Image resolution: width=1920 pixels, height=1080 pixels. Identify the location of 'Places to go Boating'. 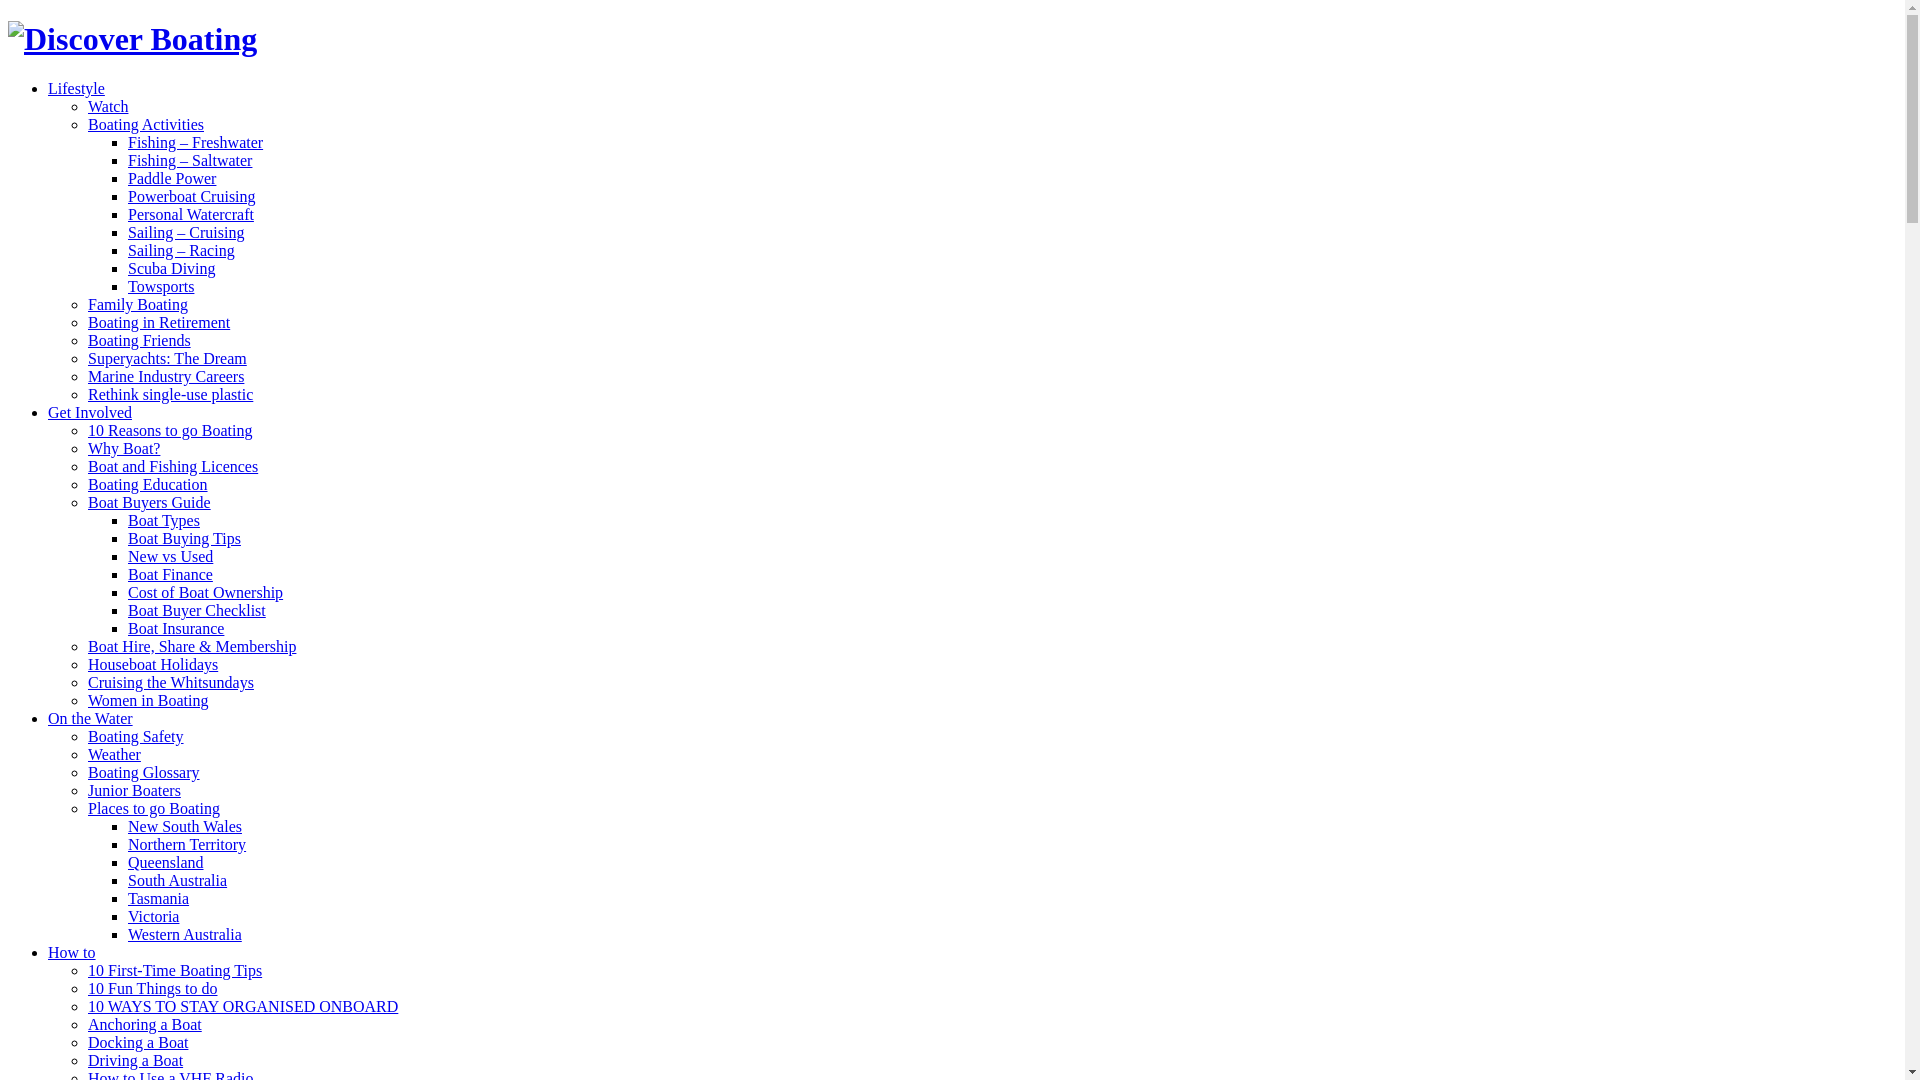
(152, 807).